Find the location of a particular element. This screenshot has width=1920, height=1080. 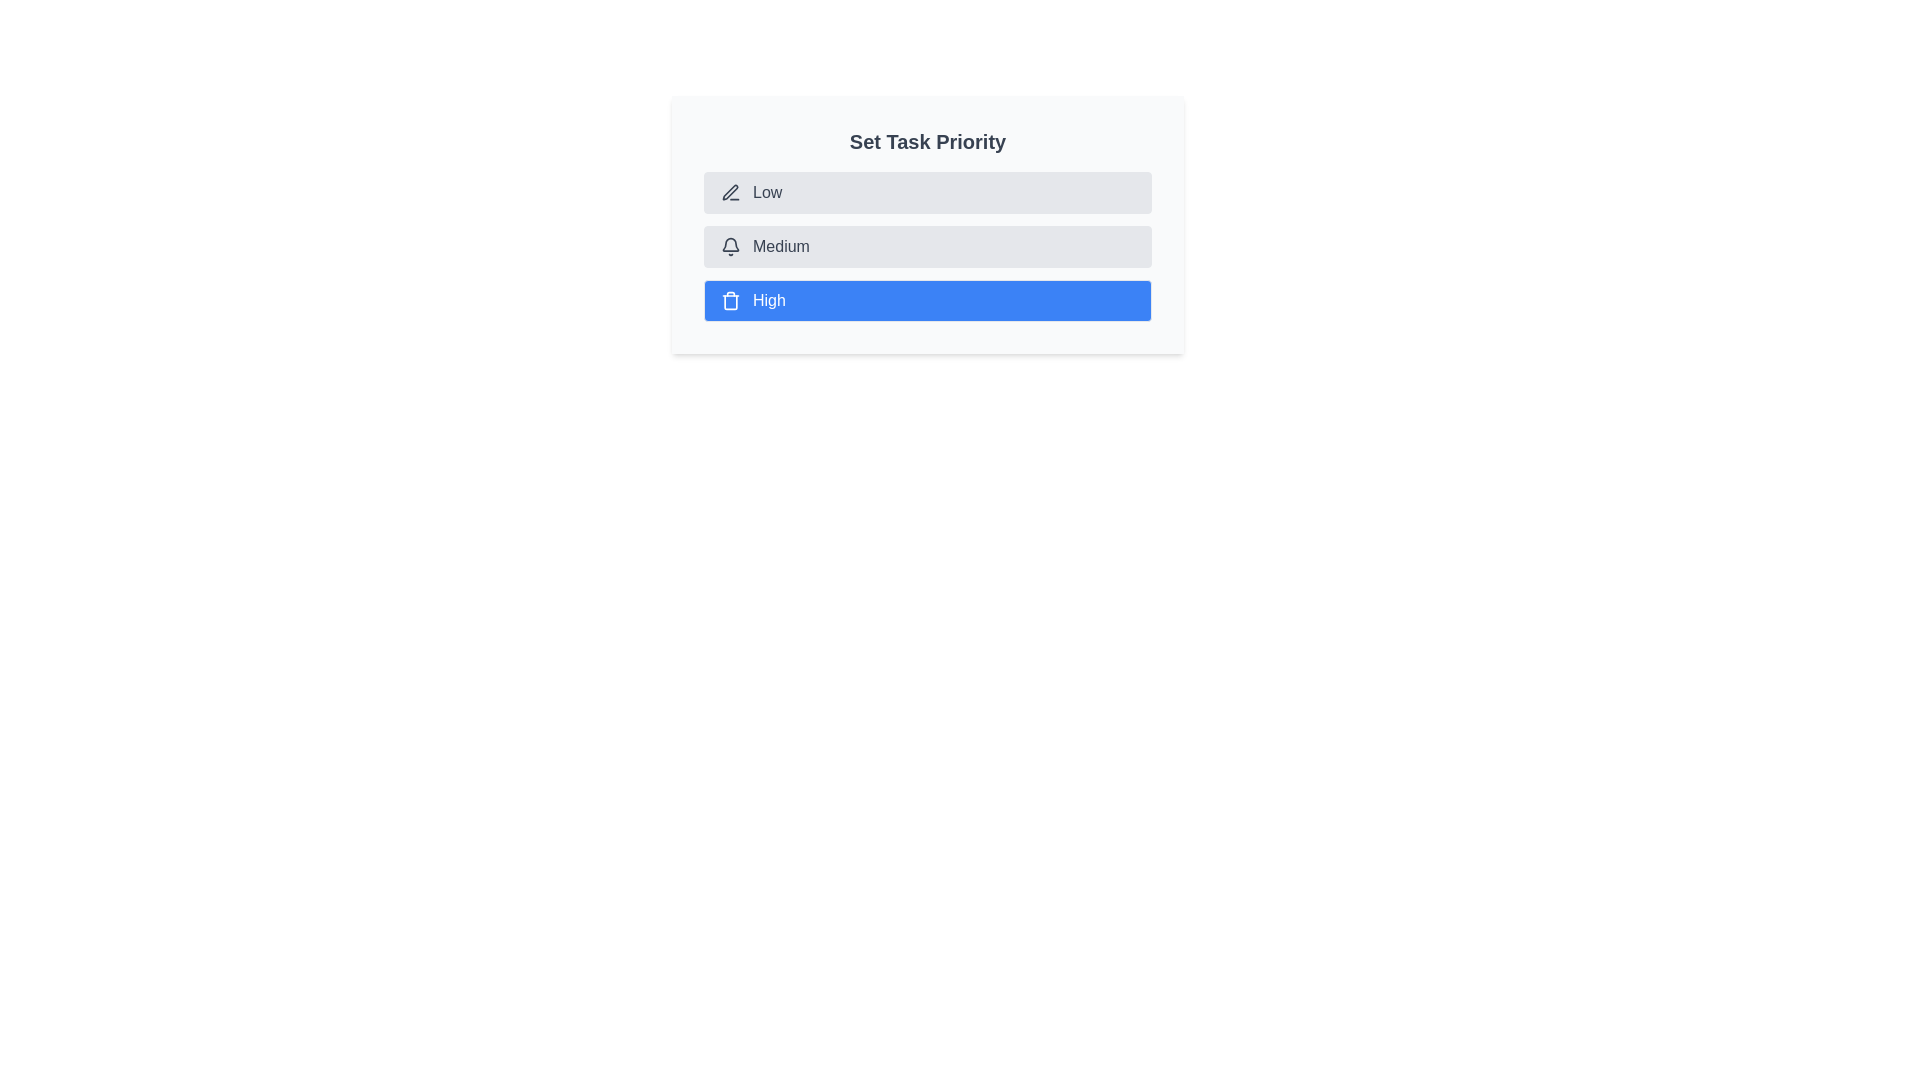

the priority chip corresponding to Medium to set it as the current priority is located at coordinates (926, 245).